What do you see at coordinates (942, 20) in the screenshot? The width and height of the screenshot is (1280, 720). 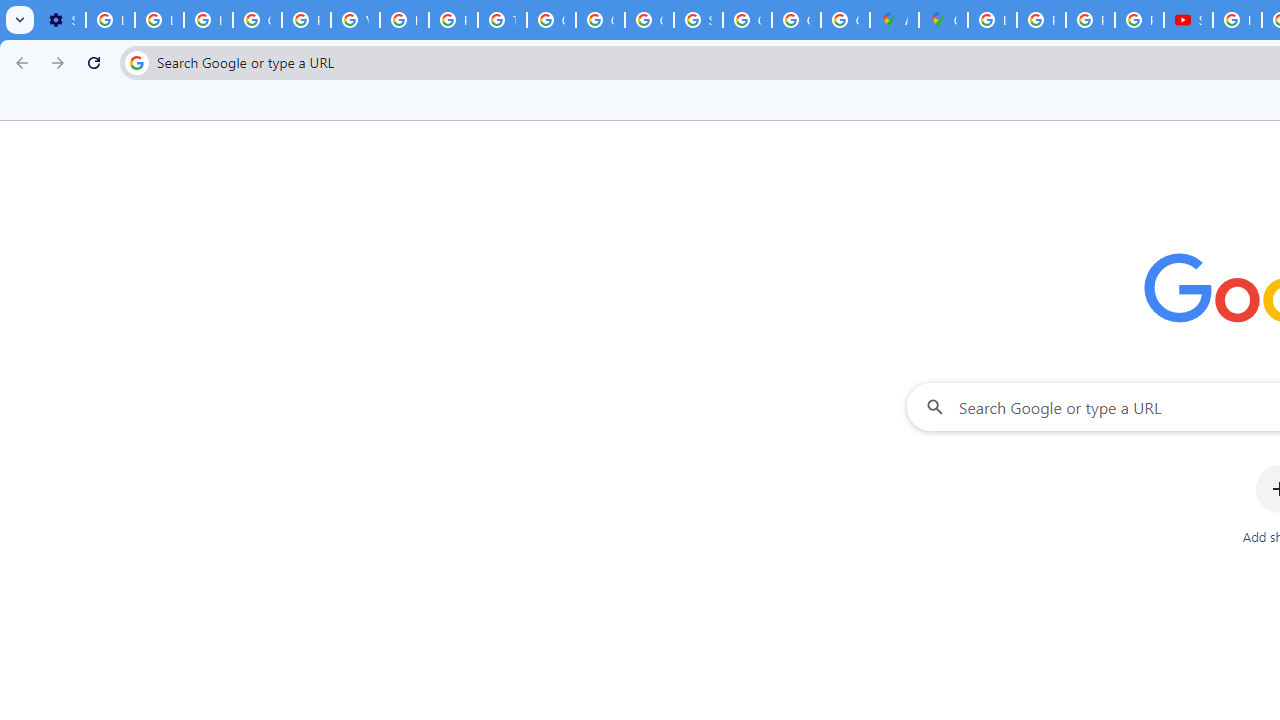 I see `'Google Maps'` at bounding box center [942, 20].